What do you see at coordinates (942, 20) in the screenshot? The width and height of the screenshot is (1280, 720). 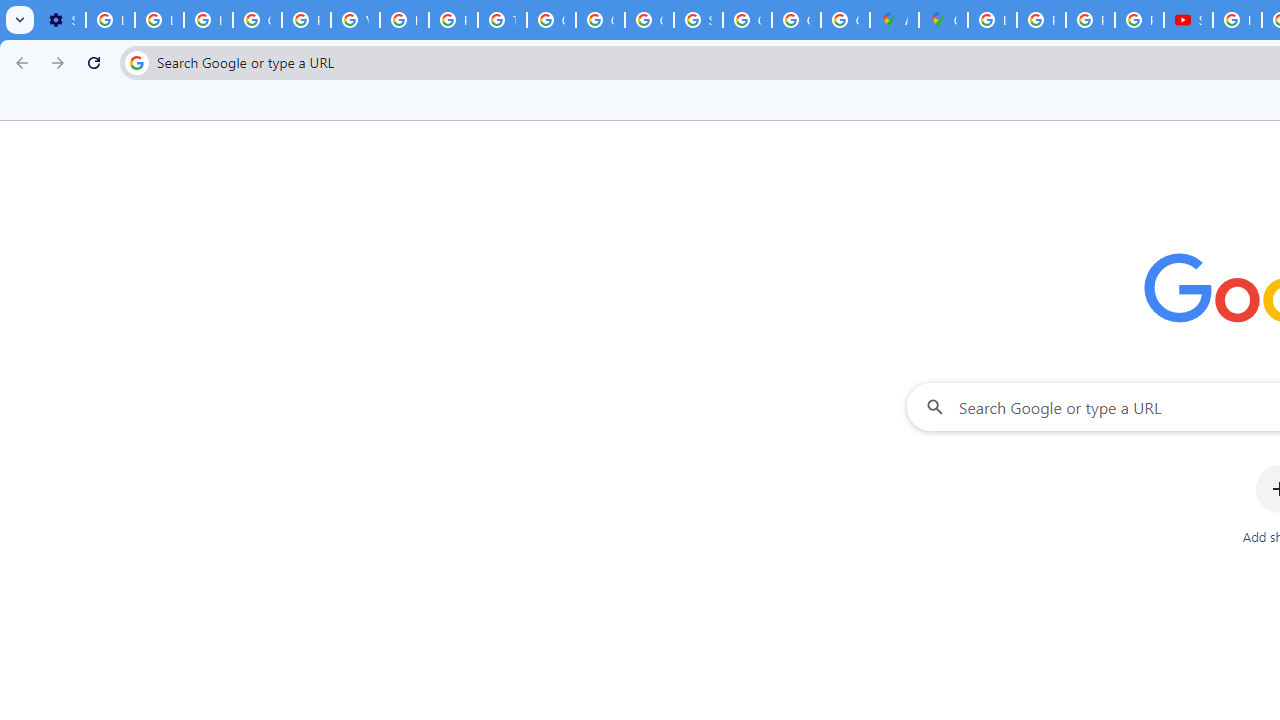 I see `'Google Maps'` at bounding box center [942, 20].